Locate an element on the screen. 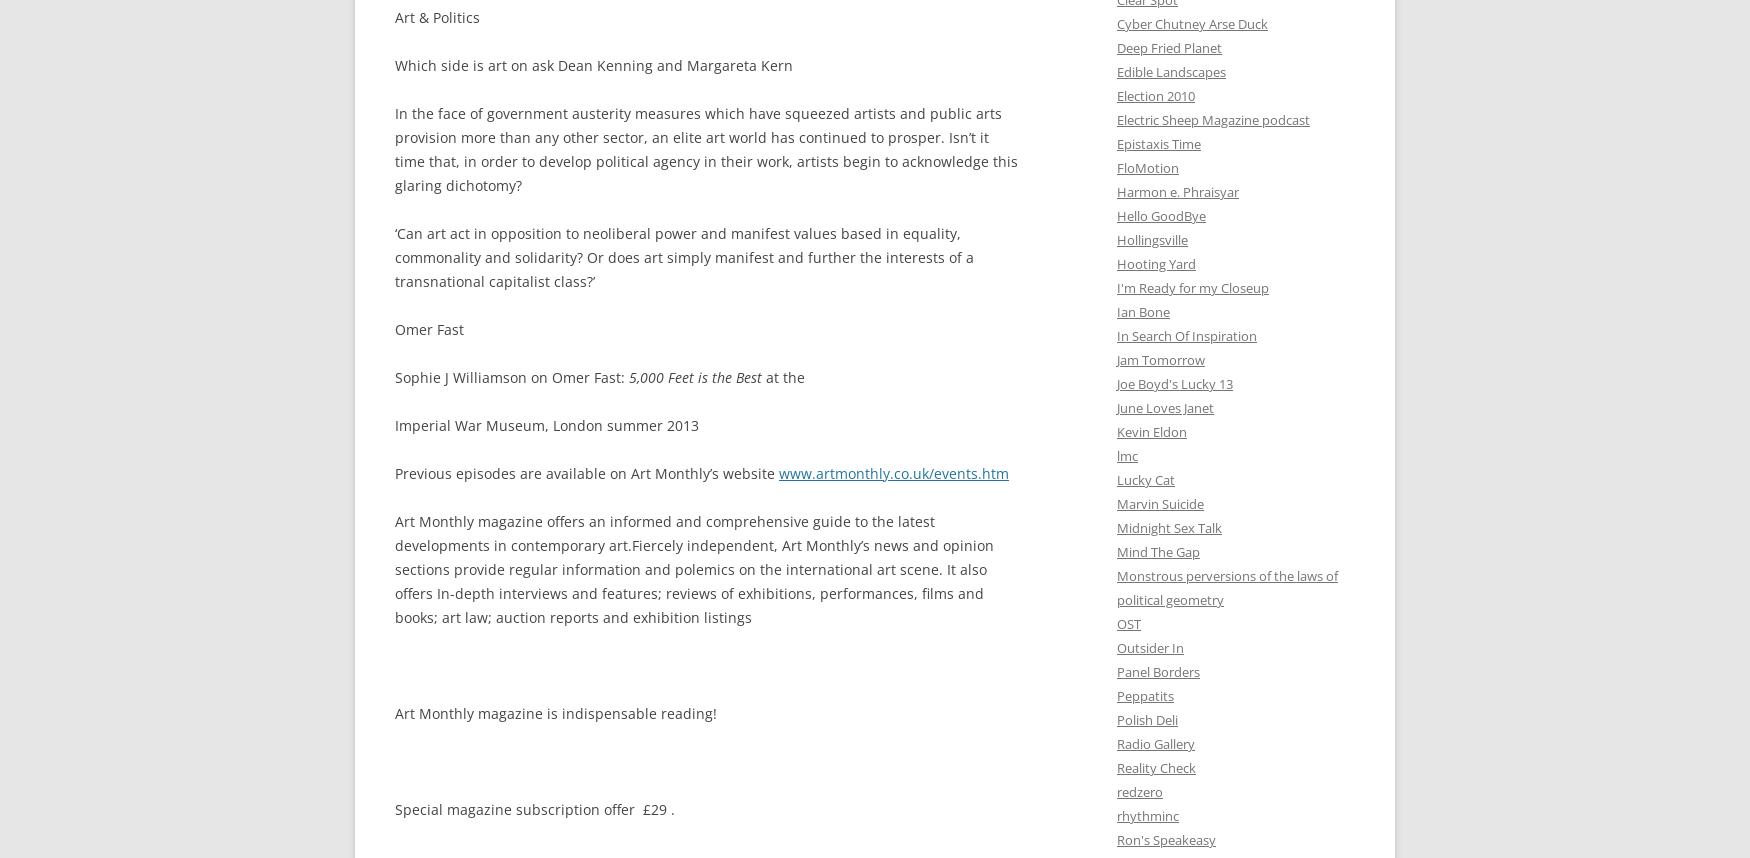 The image size is (1750, 858). 'at the' is located at coordinates (760, 376).